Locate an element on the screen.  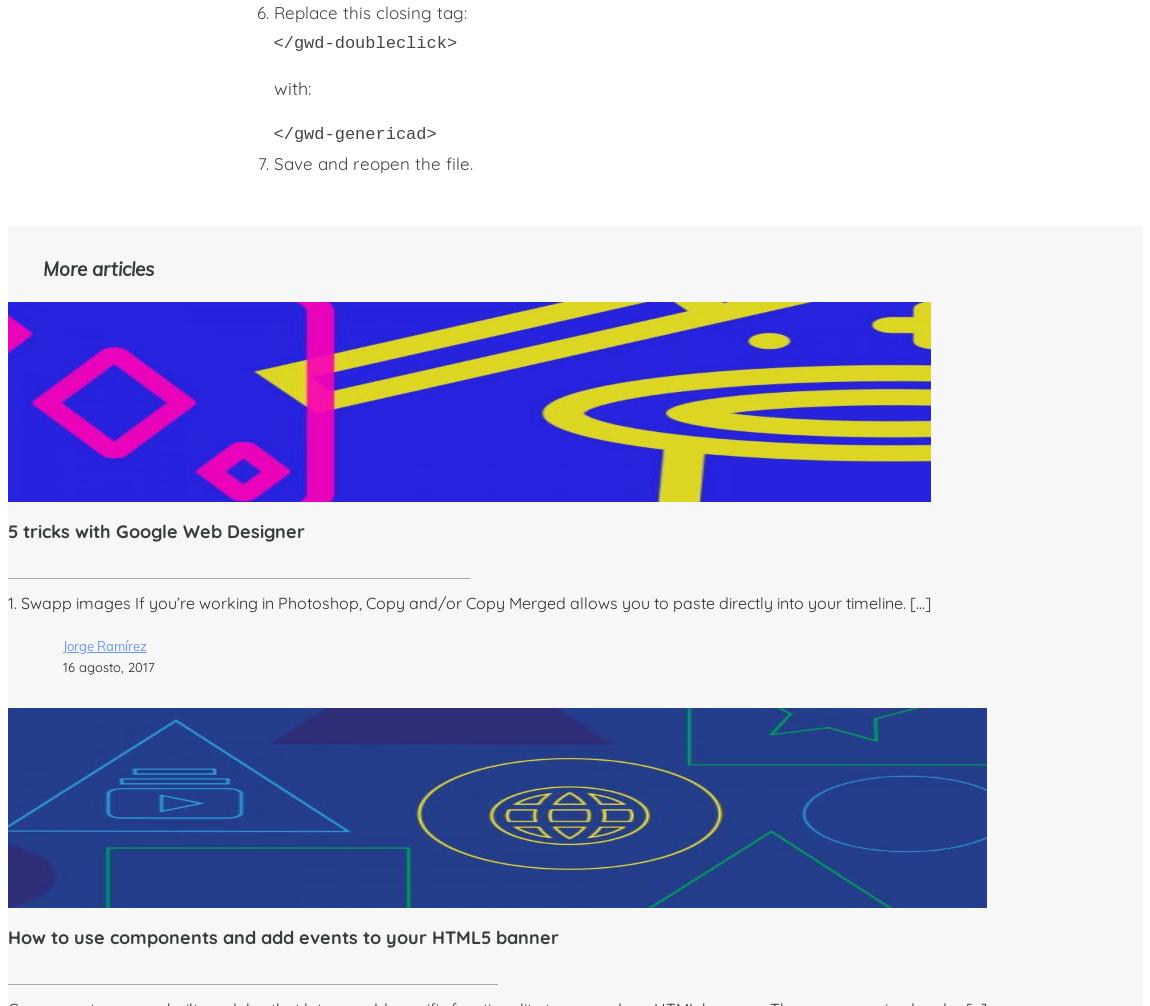
'More articles' is located at coordinates (42, 266).